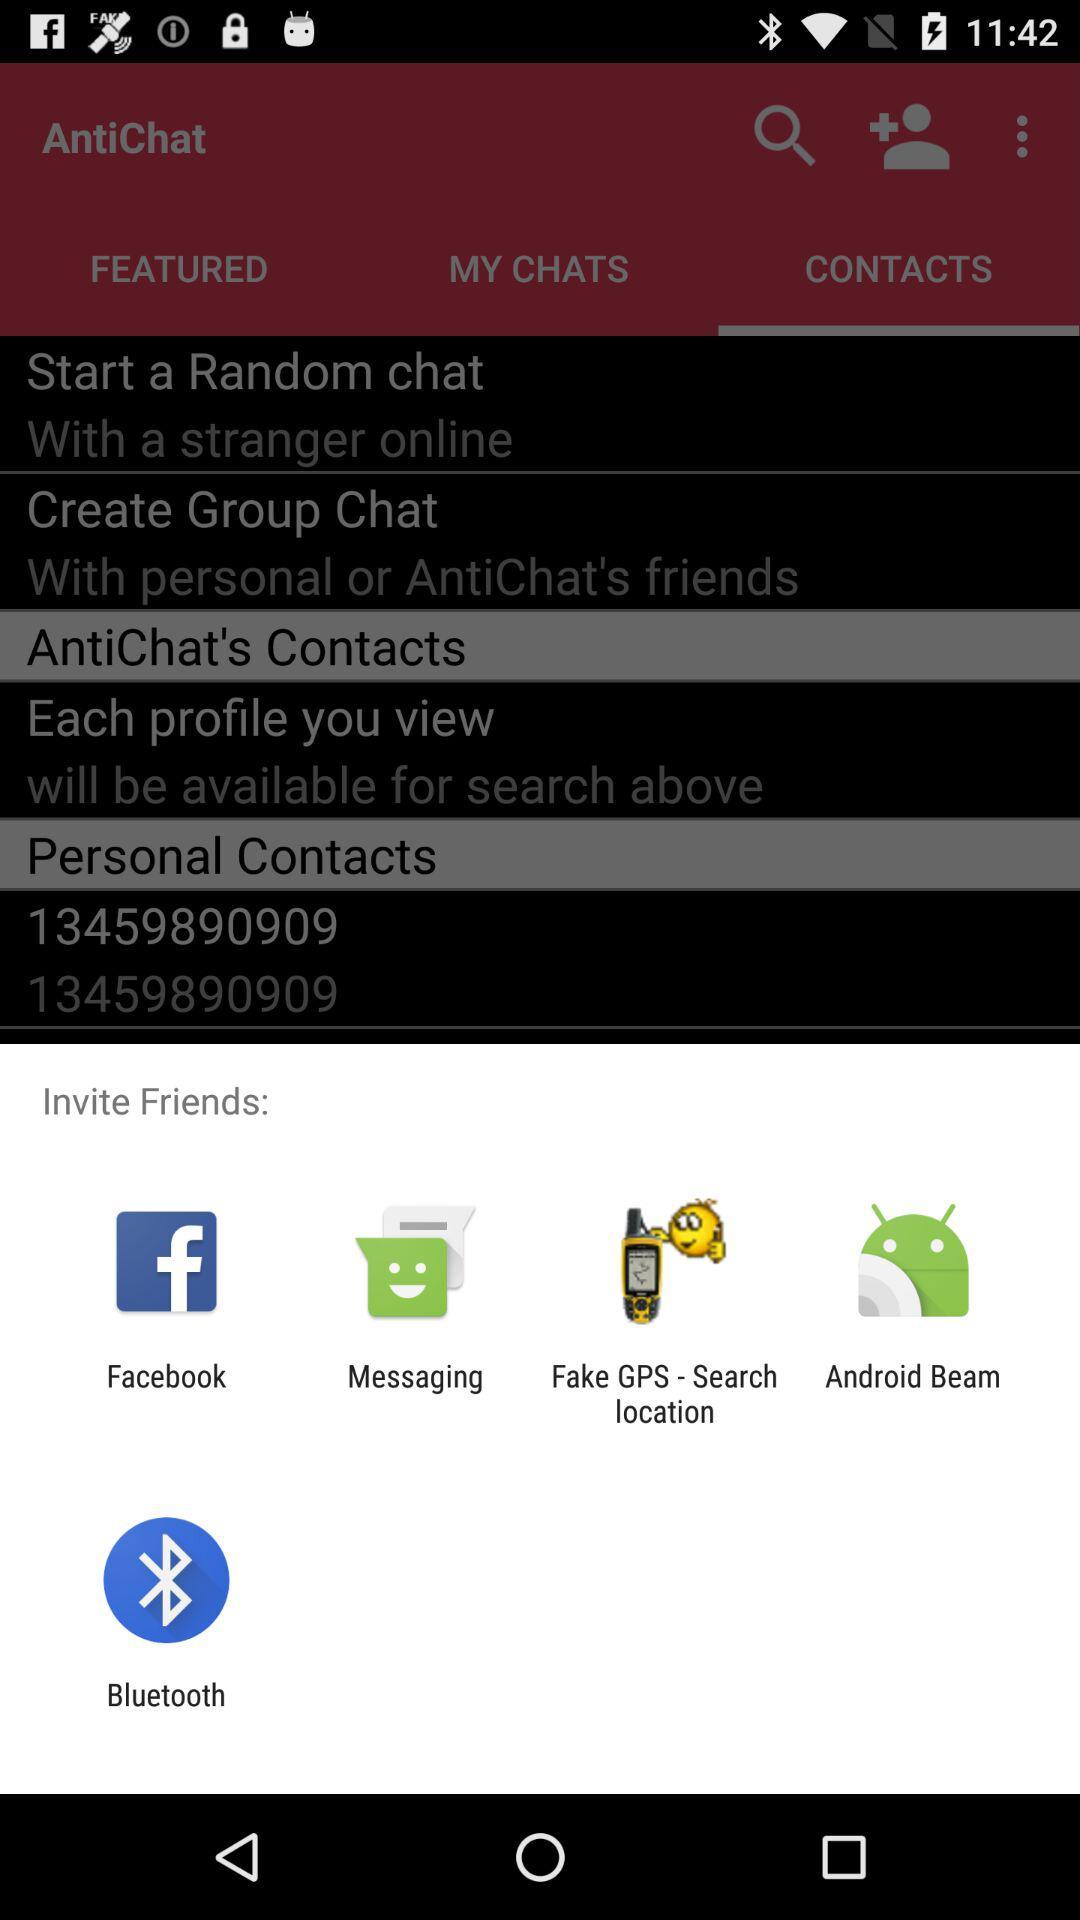 This screenshot has height=1920, width=1080. I want to click on app to the right of the messaging item, so click(664, 1392).